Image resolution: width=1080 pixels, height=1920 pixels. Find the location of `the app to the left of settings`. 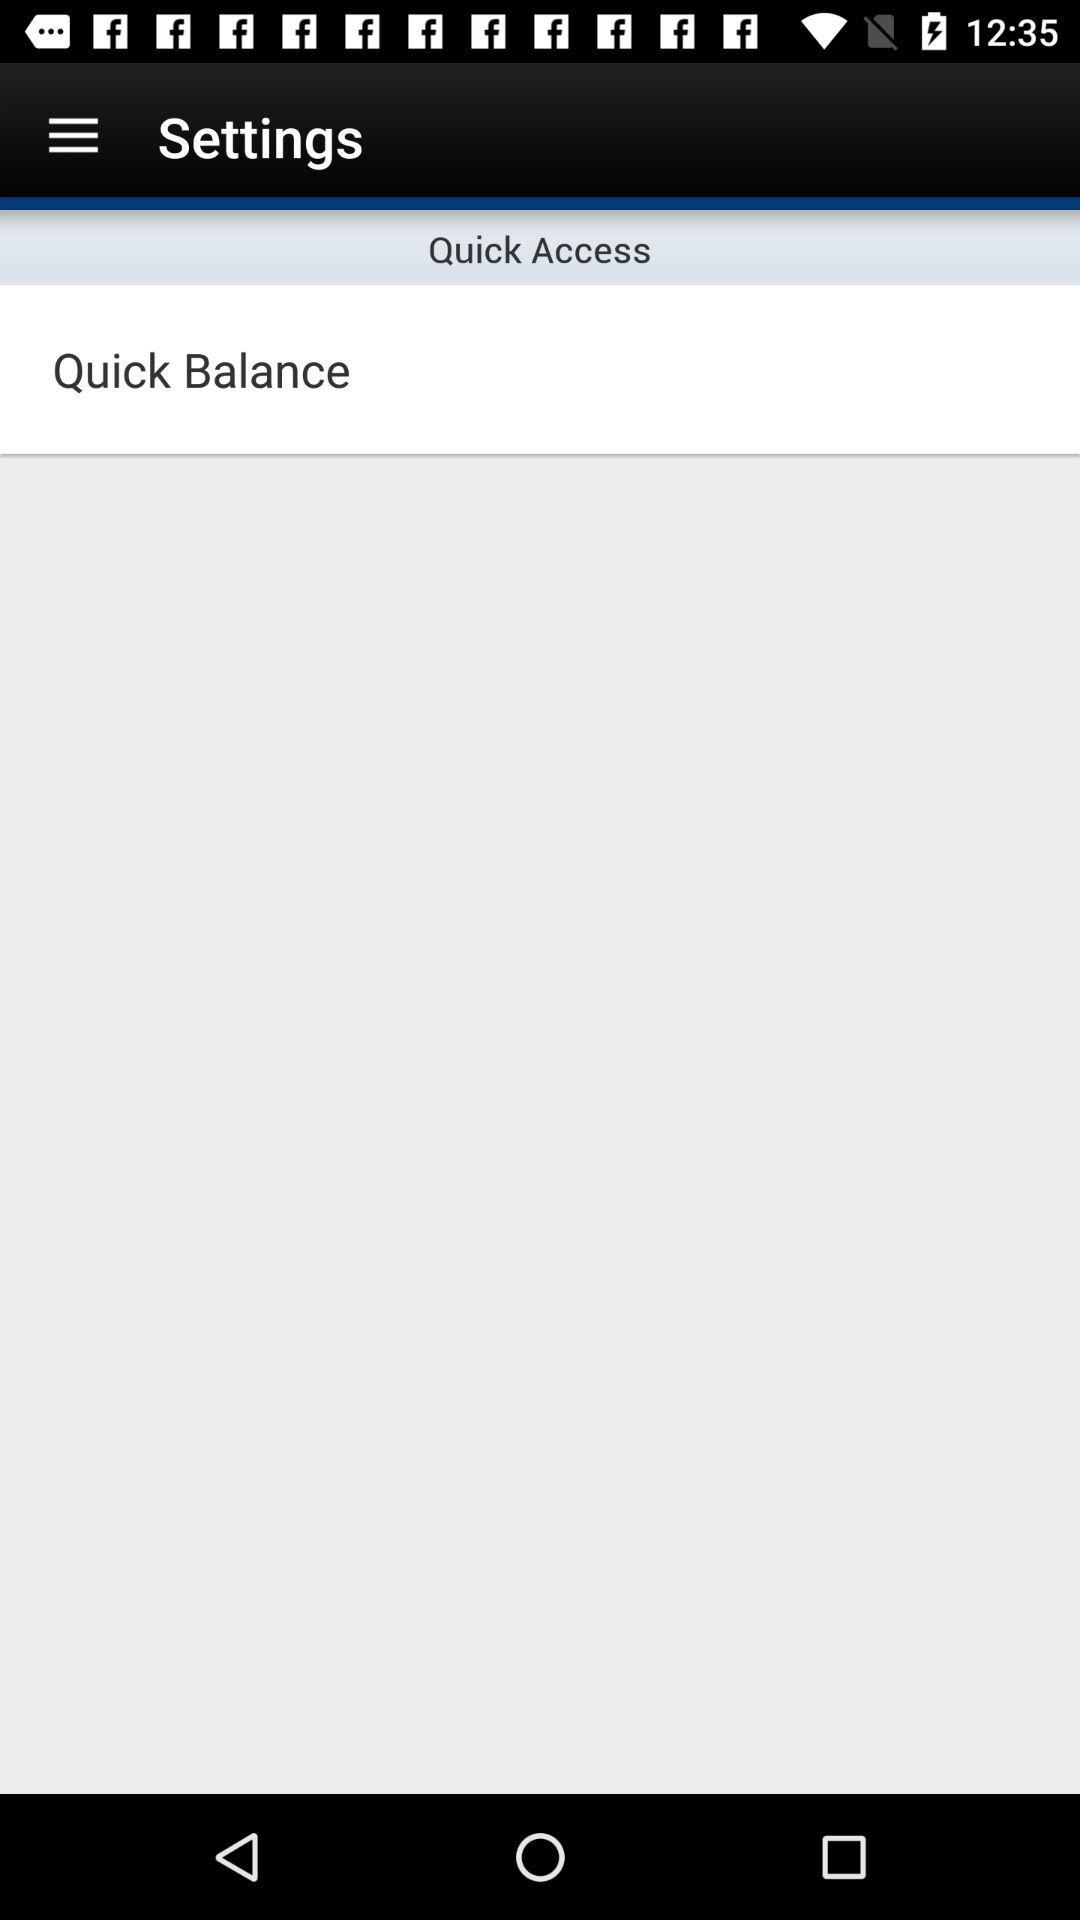

the app to the left of settings is located at coordinates (72, 135).